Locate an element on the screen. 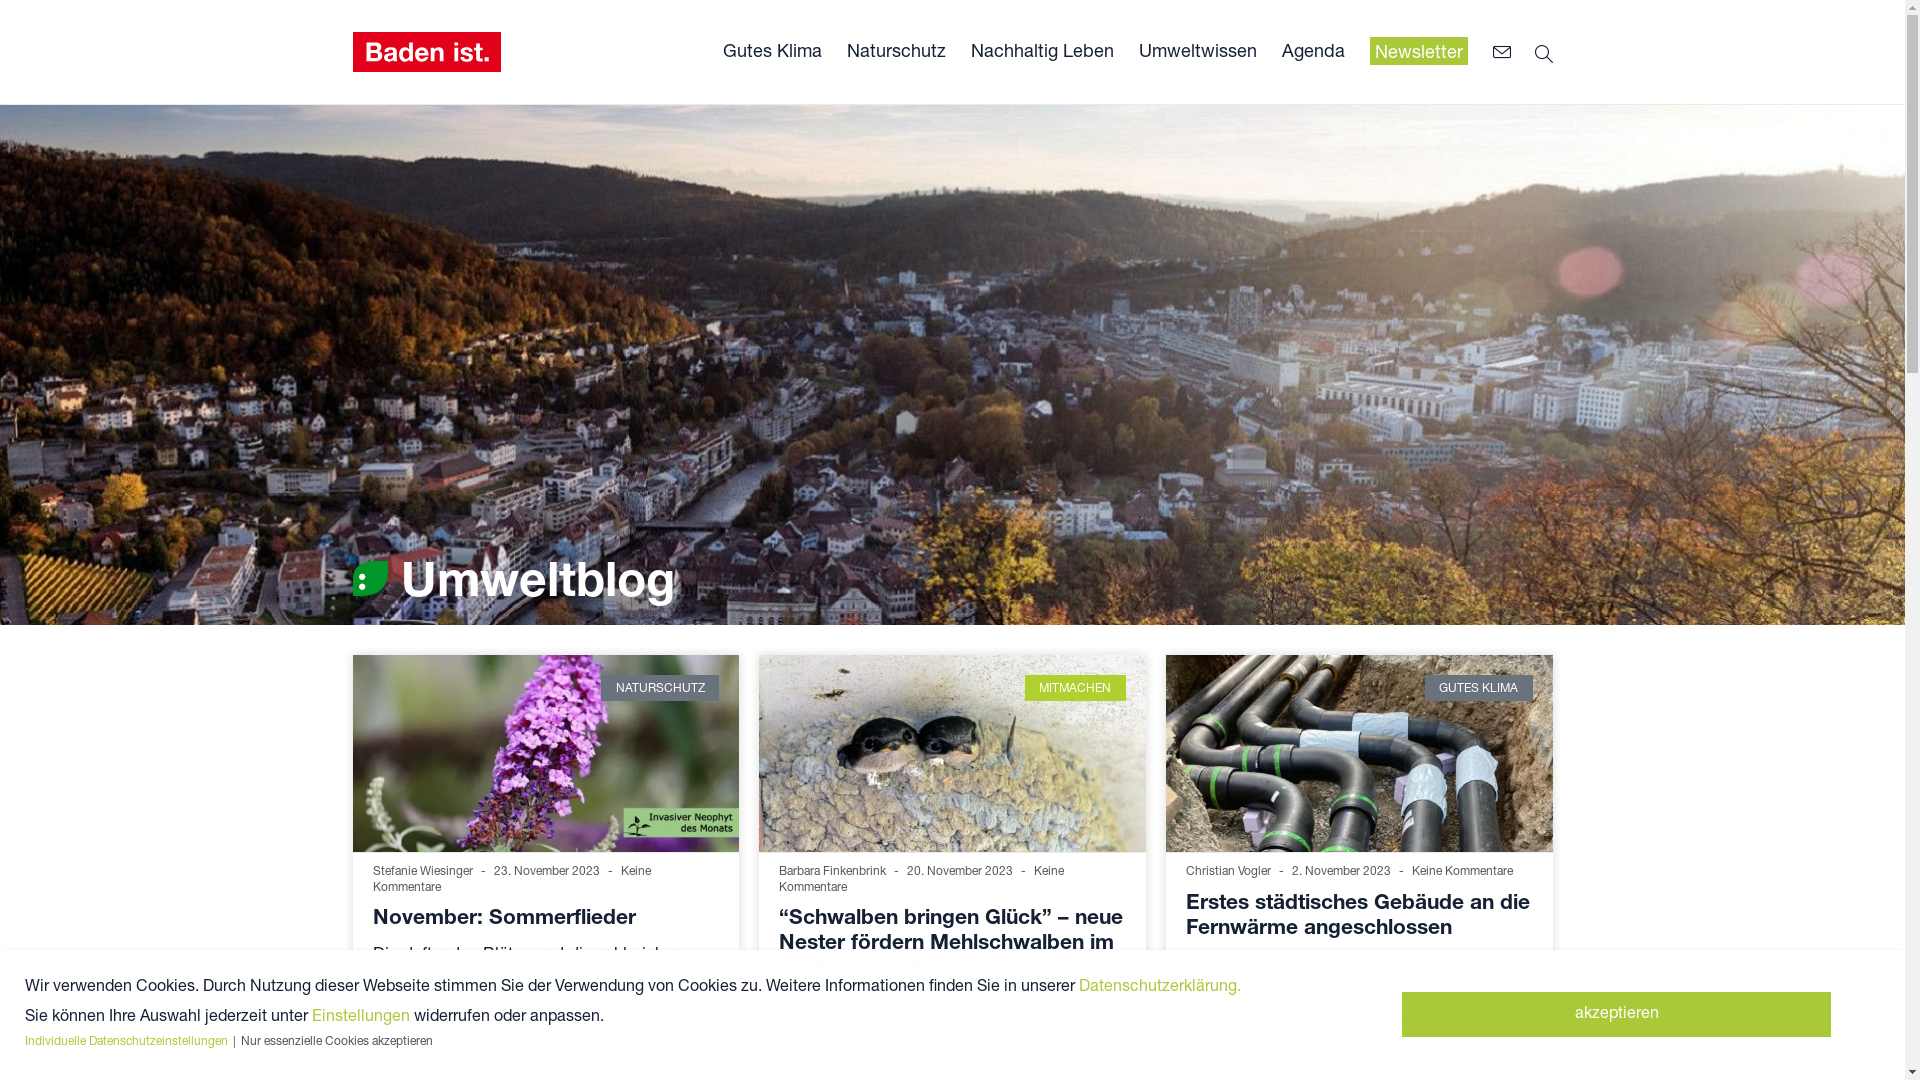  'Nur essenzielle Cookies akzeptieren' is located at coordinates (336, 1039).